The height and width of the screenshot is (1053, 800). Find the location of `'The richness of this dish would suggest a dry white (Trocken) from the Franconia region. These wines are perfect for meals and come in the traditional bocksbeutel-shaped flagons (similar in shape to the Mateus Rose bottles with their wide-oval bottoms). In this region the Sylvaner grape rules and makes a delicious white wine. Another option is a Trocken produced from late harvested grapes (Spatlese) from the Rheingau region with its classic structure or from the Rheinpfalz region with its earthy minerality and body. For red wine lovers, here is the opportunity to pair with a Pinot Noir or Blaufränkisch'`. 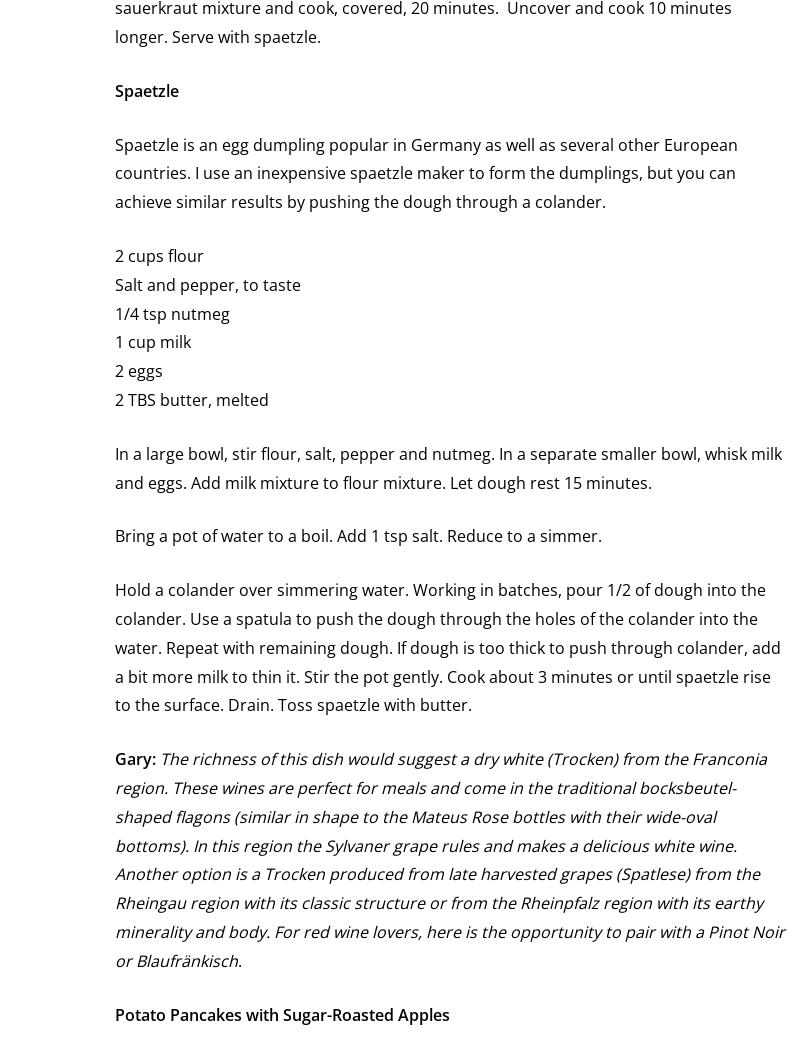

'The richness of this dish would suggest a dry white (Trocken) from the Franconia region. These wines are perfect for meals and come in the traditional bocksbeutel-shaped flagons (similar in shape to the Mateus Rose bottles with their wide-oval bottoms). In this region the Sylvaner grape rules and makes a delicious white wine. Another option is a Trocken produced from late harvested grapes (Spatlese) from the Rheingau region with its classic structure or from the Rheinpfalz region with its earthy minerality and body. For red wine lovers, here is the opportunity to pair with a Pinot Noir or Blaufränkisch' is located at coordinates (449, 858).